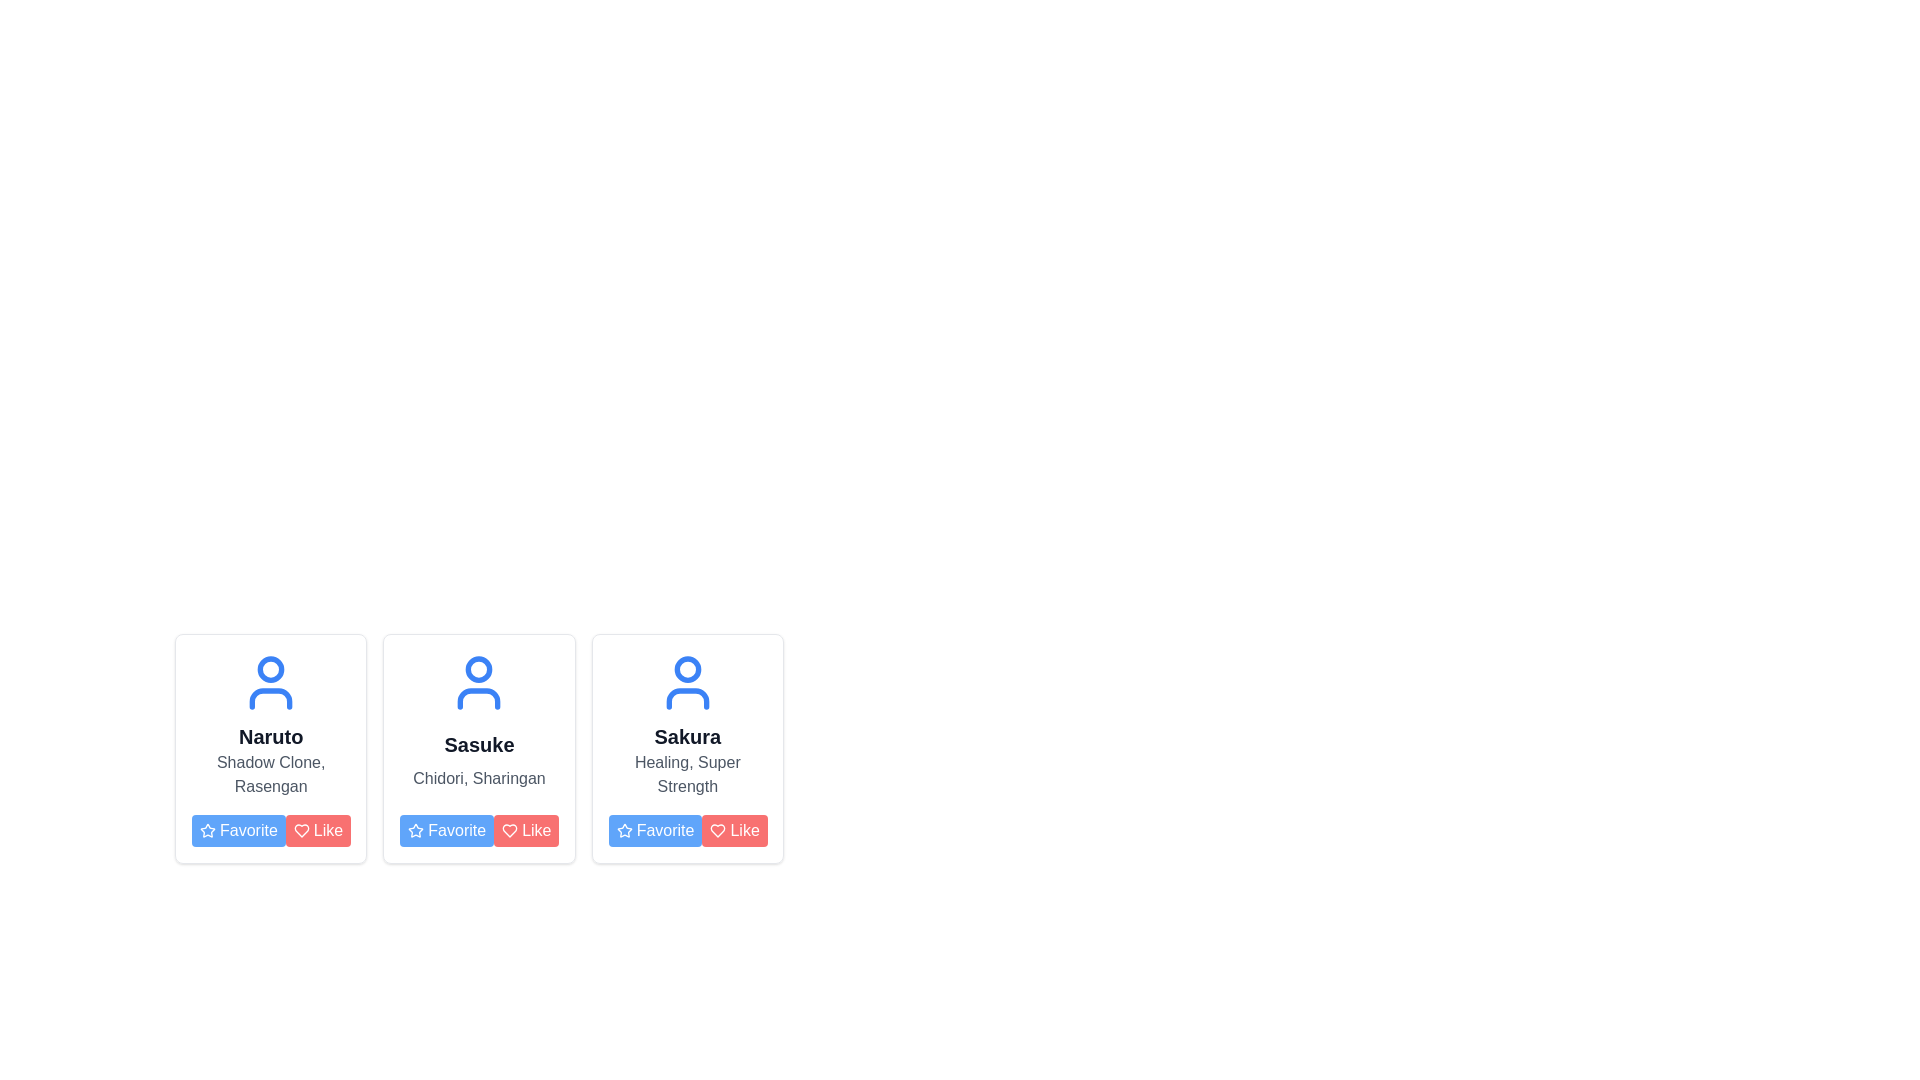 The height and width of the screenshot is (1080, 1920). Describe the element at coordinates (718, 830) in the screenshot. I see `the heart icon-based 'like' button located in the bottom right corner of the 'Sakura' profile card to express positive feedback` at that location.